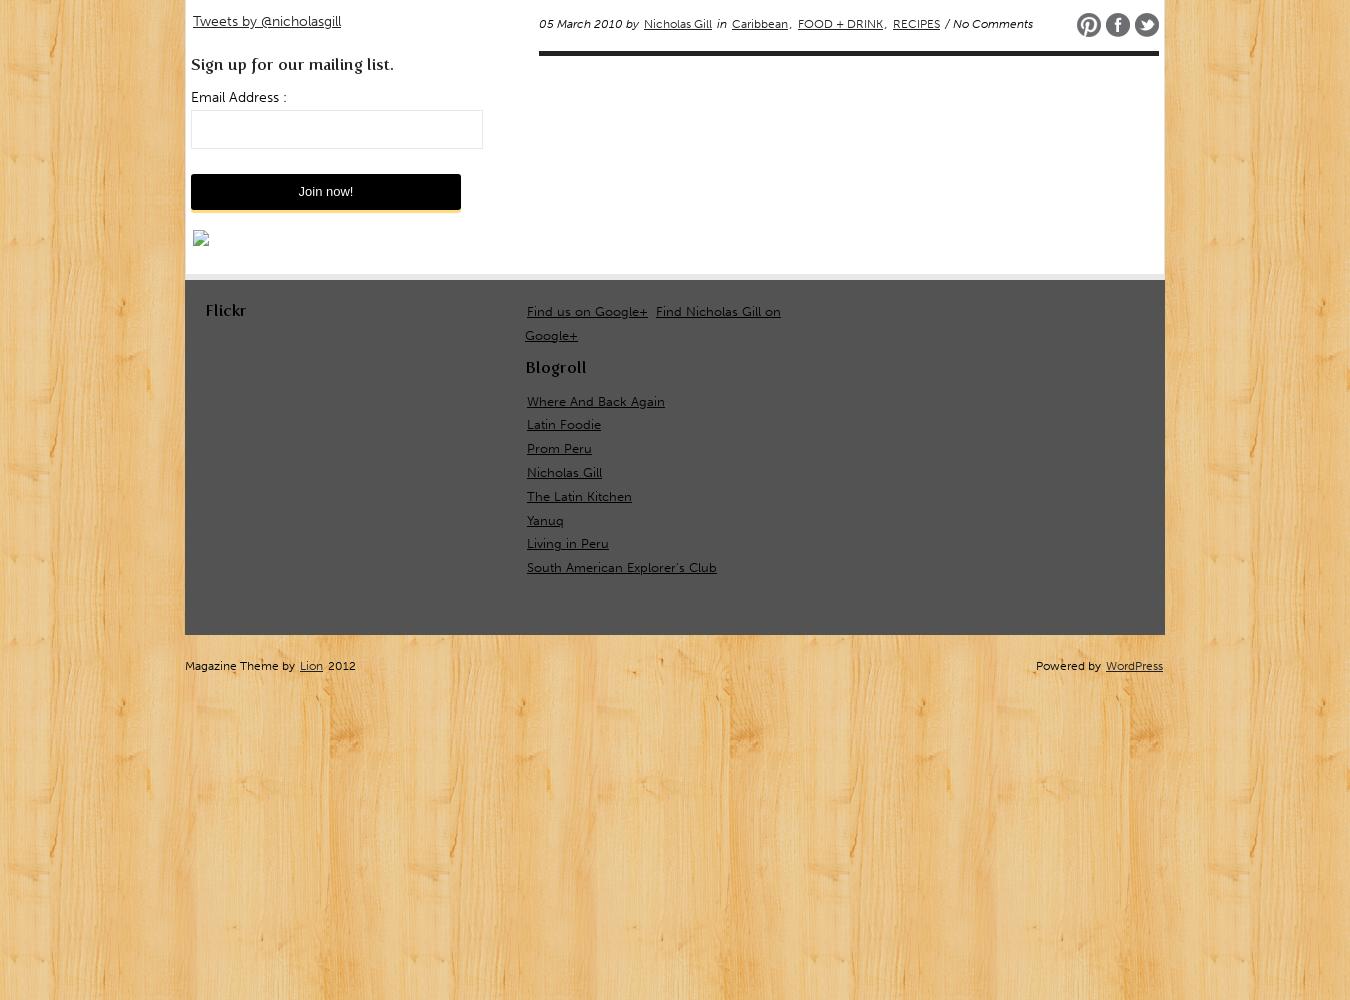 Image resolution: width=1350 pixels, height=1000 pixels. Describe the element at coordinates (652, 321) in the screenshot. I see `'Find Nicholas Gill on Google+'` at that location.